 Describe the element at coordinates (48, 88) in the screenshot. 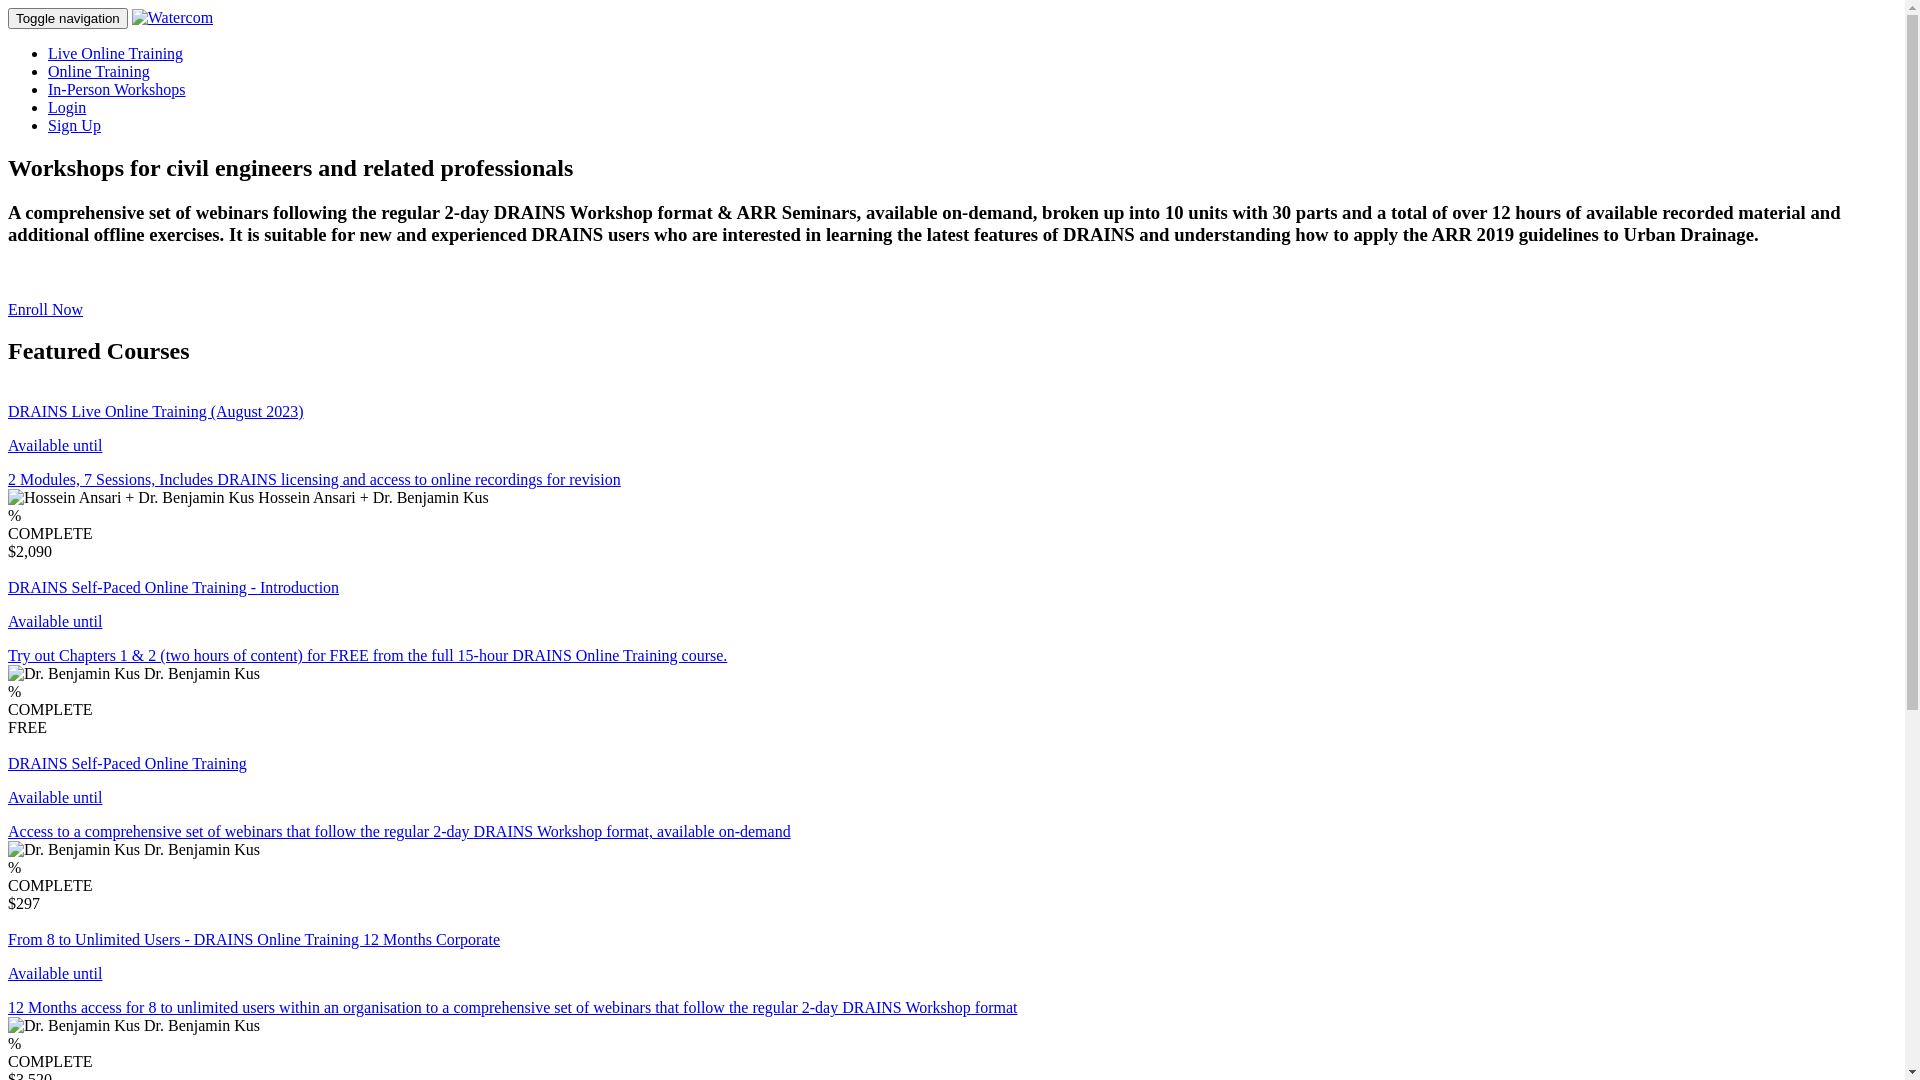

I see `'In-Person Workshops'` at that location.